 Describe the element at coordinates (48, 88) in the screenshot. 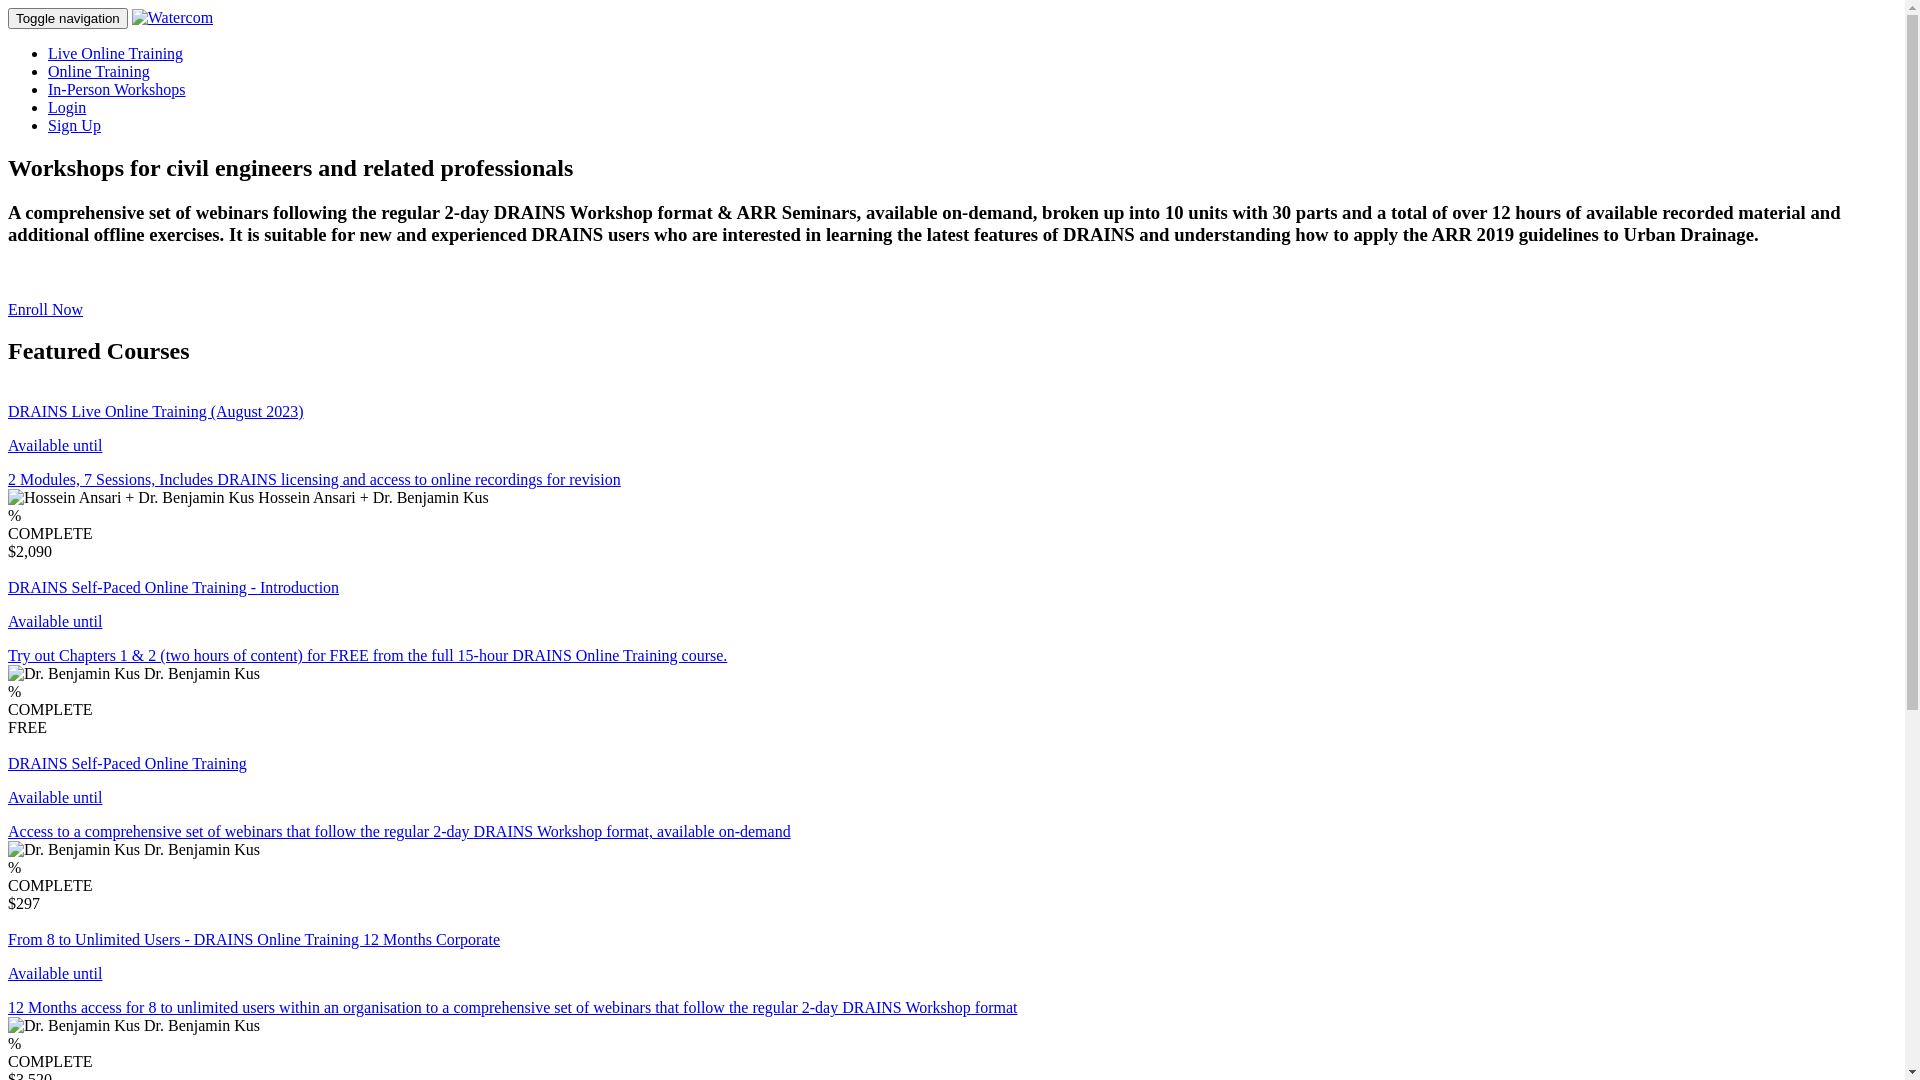

I see `'In-Person Workshops'` at that location.